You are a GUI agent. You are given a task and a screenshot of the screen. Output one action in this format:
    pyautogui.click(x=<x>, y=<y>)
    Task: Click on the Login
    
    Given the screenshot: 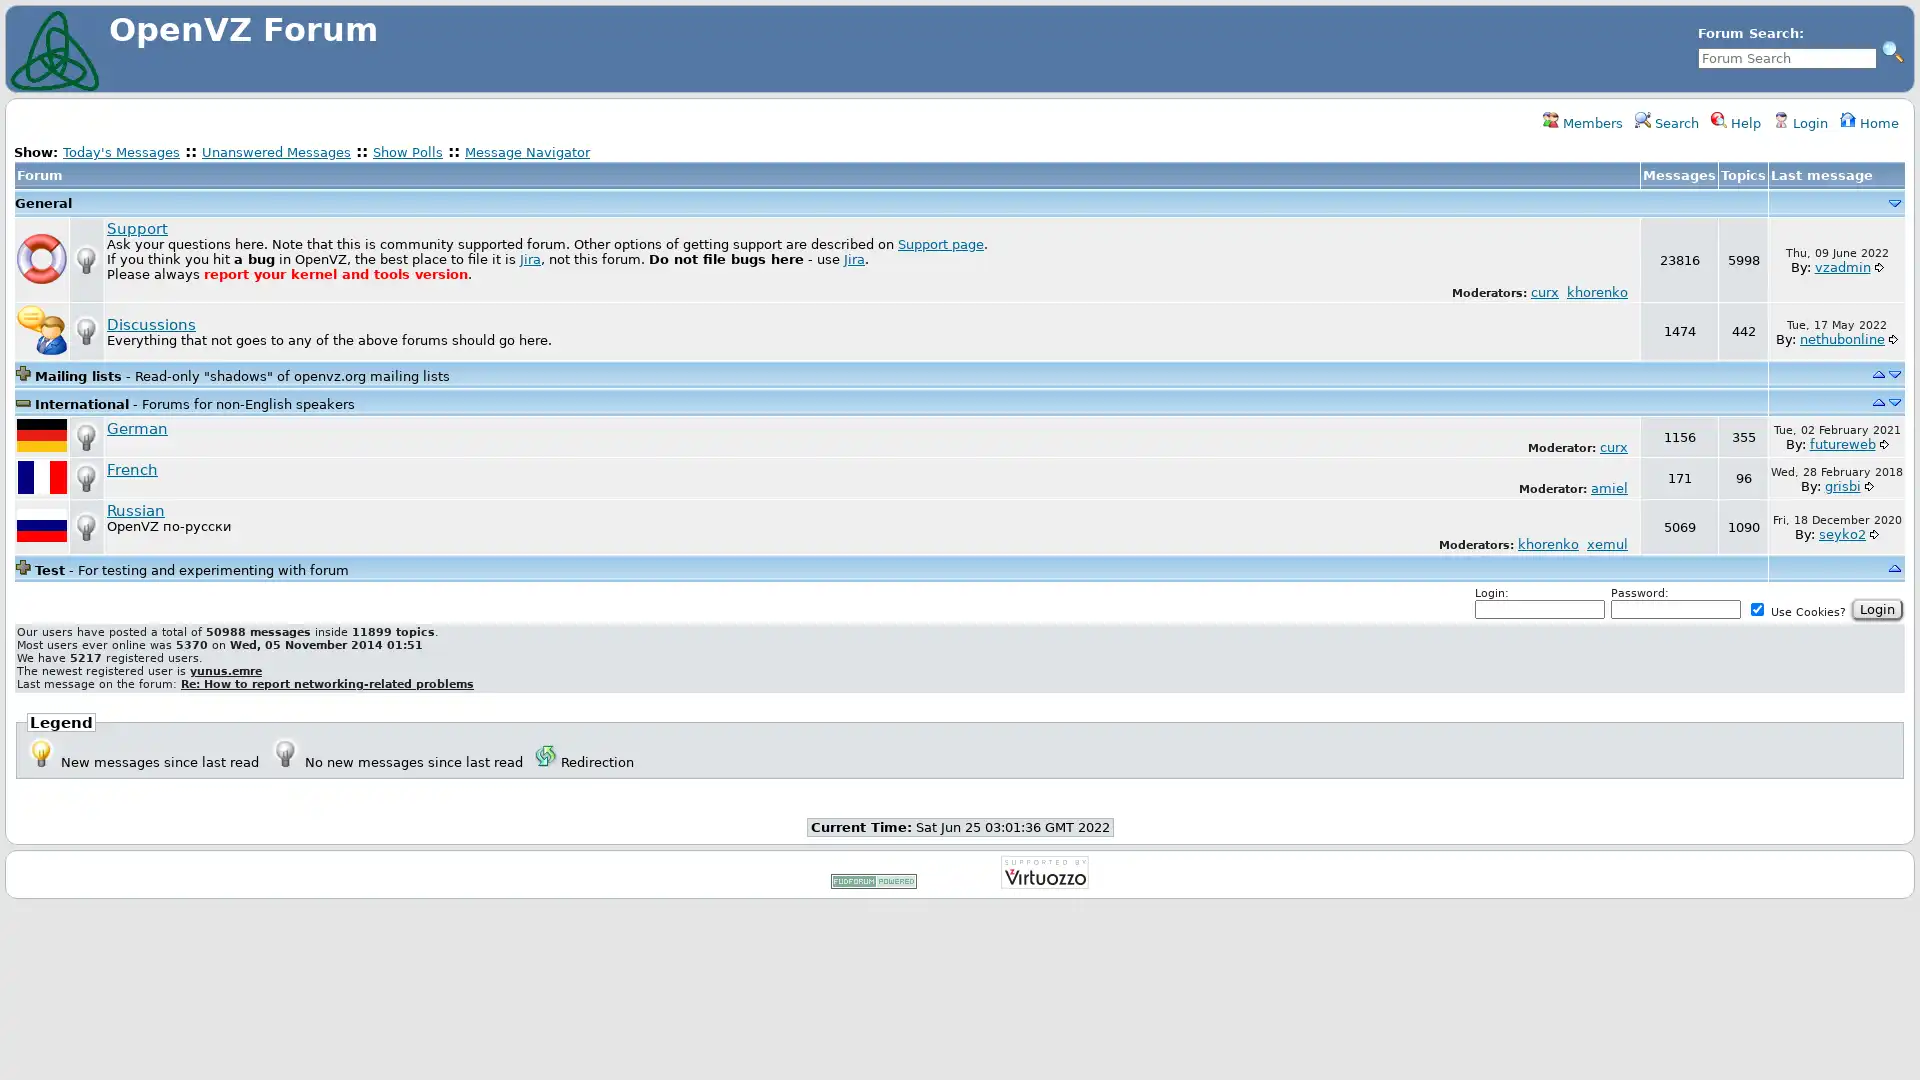 What is the action you would take?
    pyautogui.click(x=1876, y=608)
    